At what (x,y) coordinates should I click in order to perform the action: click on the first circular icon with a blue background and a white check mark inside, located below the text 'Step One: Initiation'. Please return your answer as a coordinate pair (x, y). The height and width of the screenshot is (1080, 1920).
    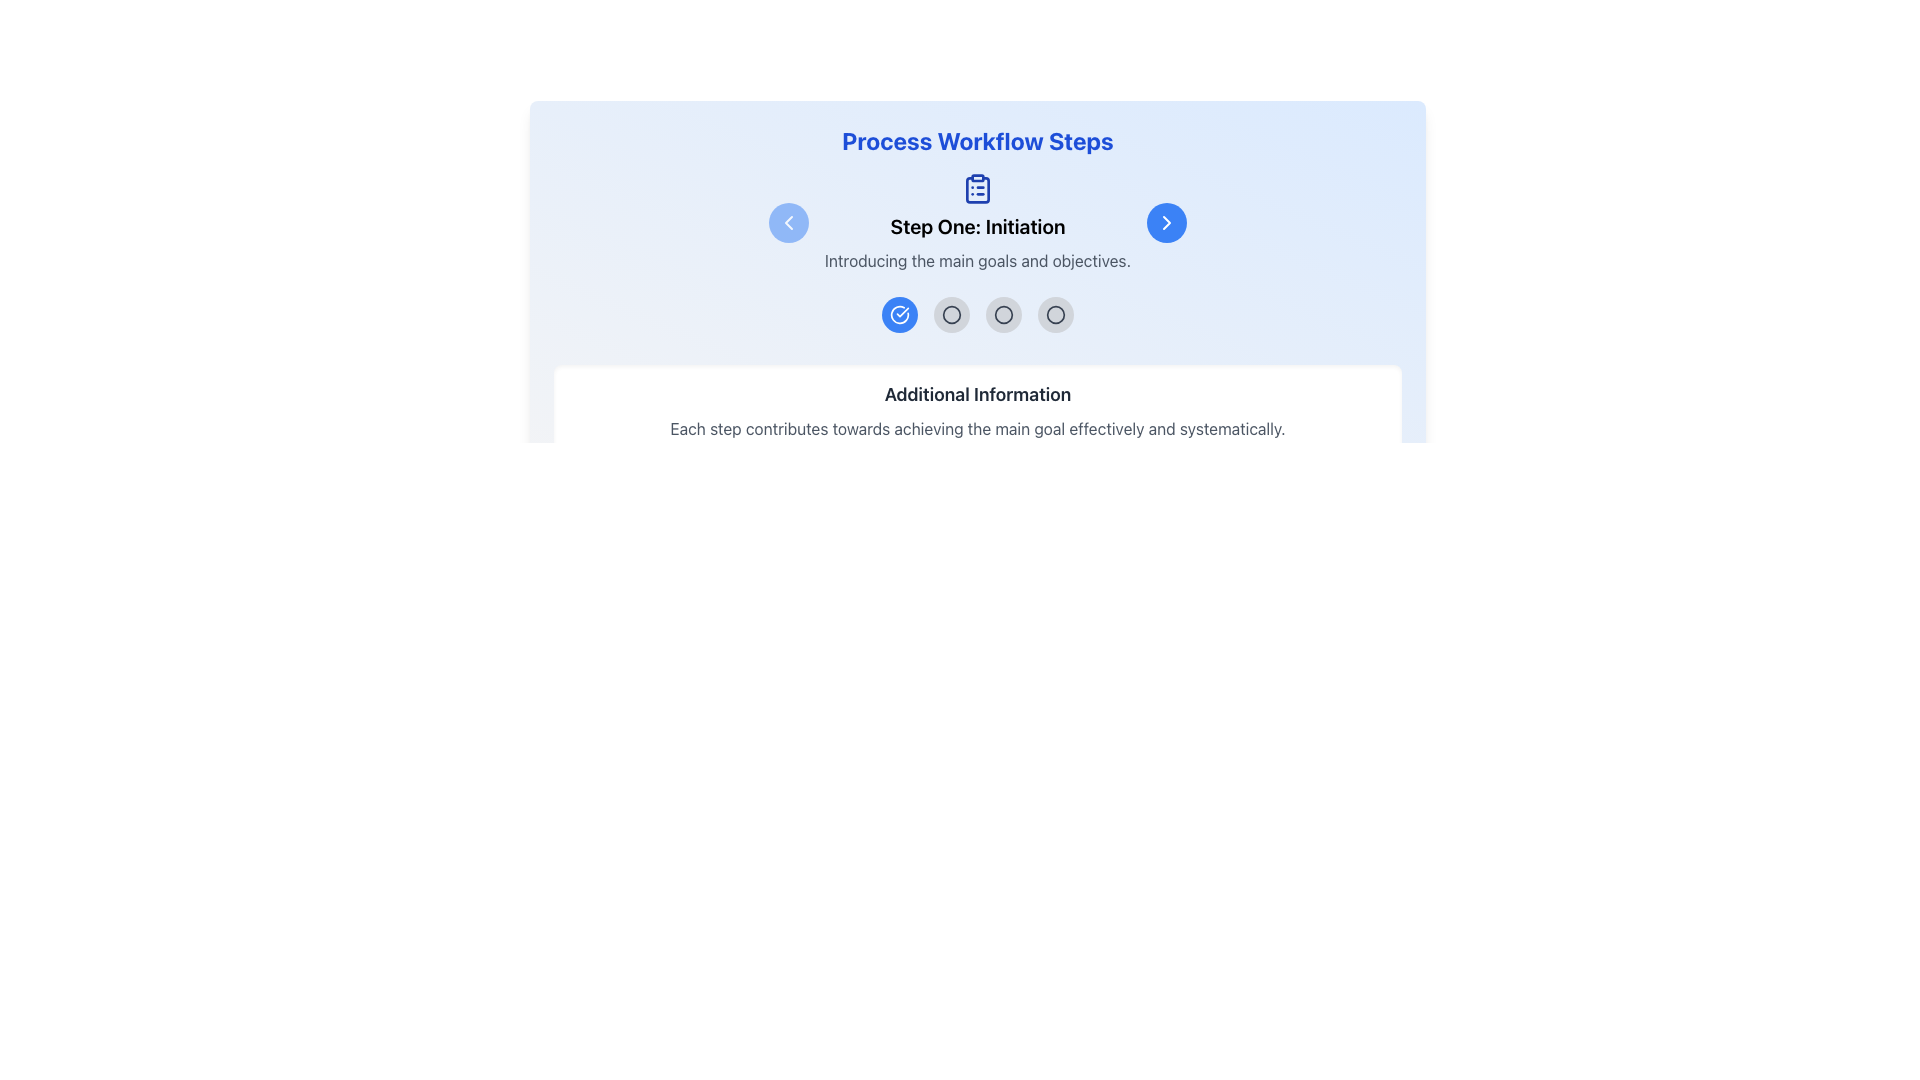
    Looking at the image, I should click on (899, 315).